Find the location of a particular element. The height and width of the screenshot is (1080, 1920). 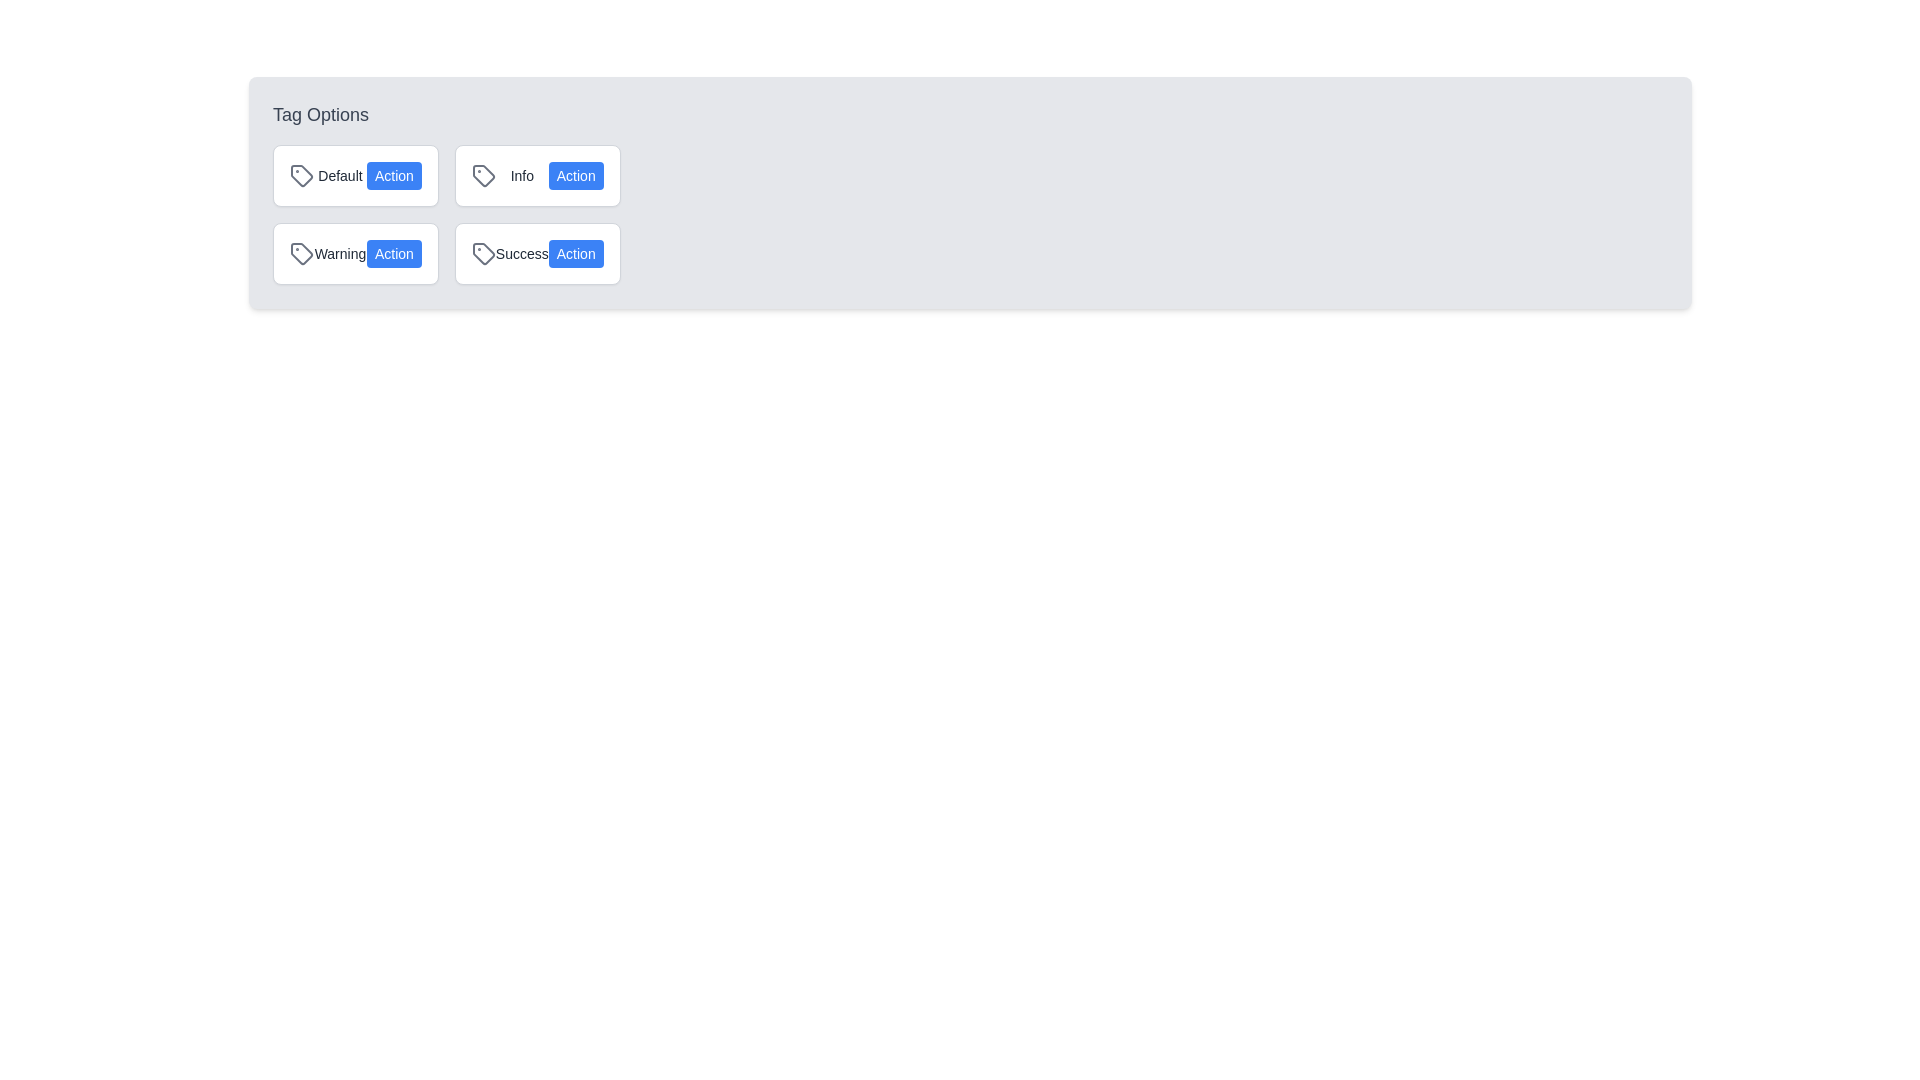

the vector graphic icon located within the 'Default' button group at the top-left of the 'Tag Options' section, which symbolizes a tagging or categorization feature is located at coordinates (301, 175).